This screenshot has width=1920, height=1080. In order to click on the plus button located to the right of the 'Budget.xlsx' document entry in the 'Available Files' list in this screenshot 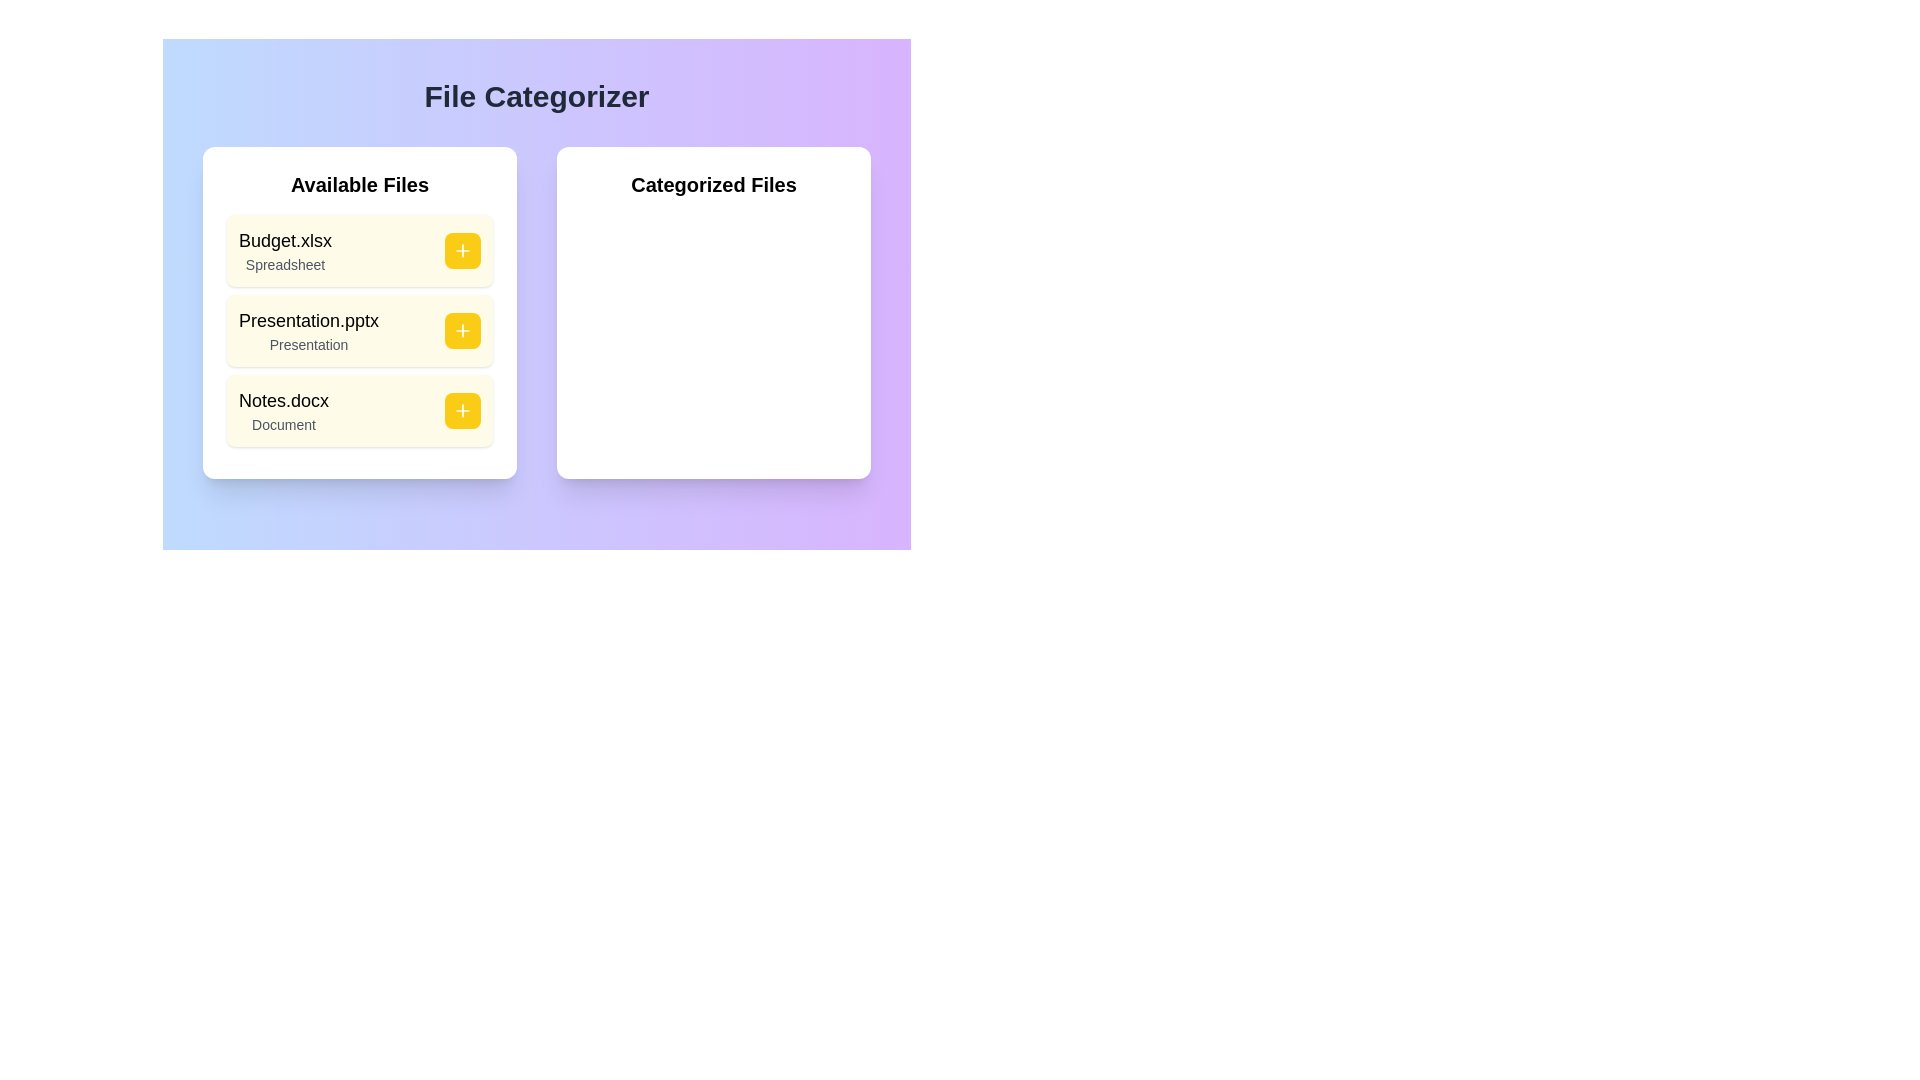, I will do `click(461, 249)`.